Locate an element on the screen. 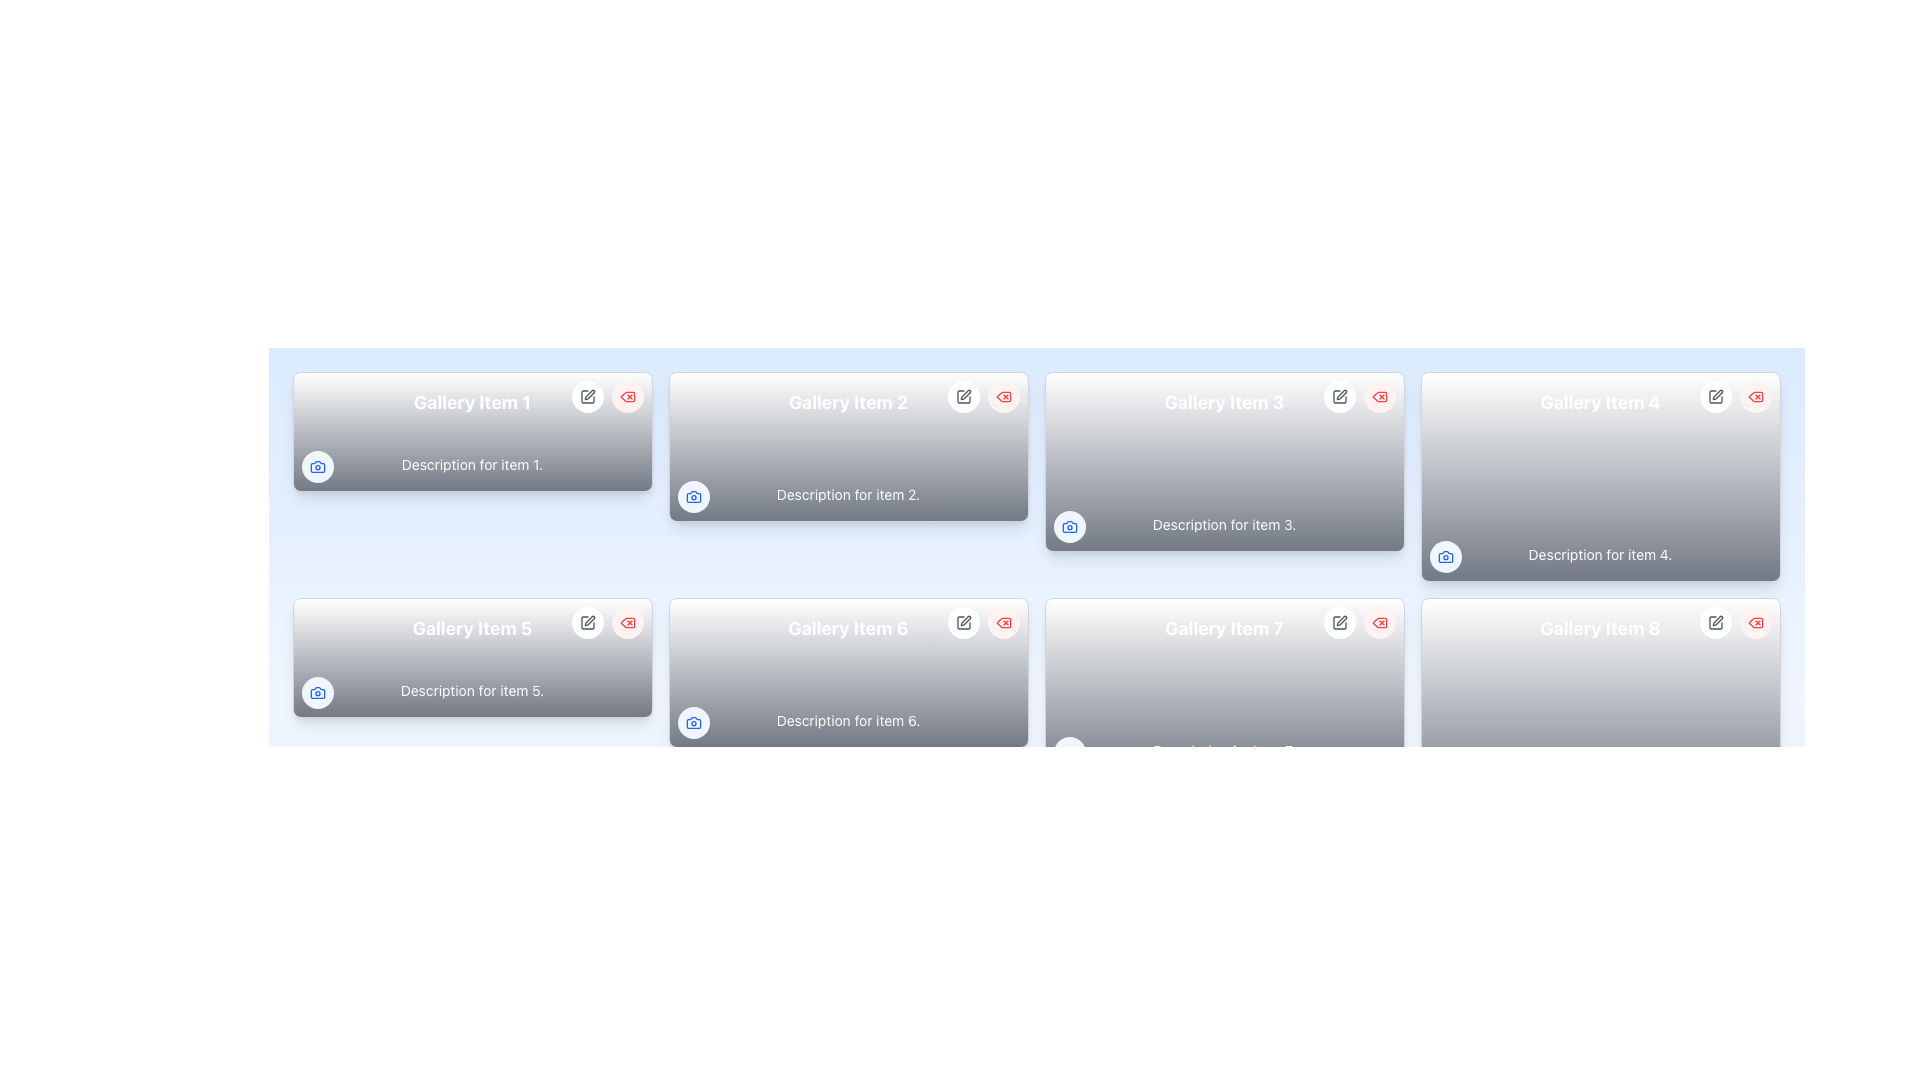 This screenshot has width=1920, height=1080. the square-shaped edit icon in the top-right corner of the 'Gallery Item 6' card is located at coordinates (963, 622).